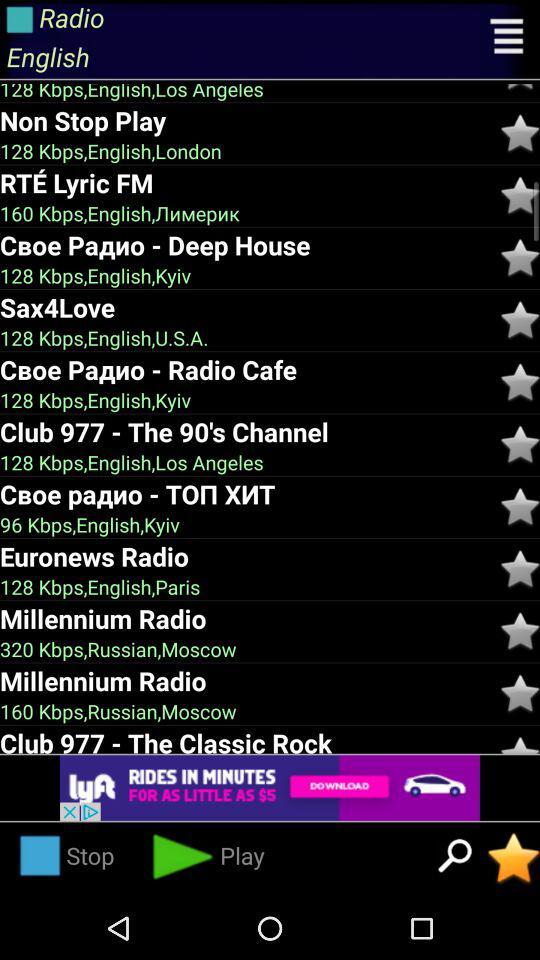  Describe the element at coordinates (520, 506) in the screenshot. I see `choose to save as favorite` at that location.